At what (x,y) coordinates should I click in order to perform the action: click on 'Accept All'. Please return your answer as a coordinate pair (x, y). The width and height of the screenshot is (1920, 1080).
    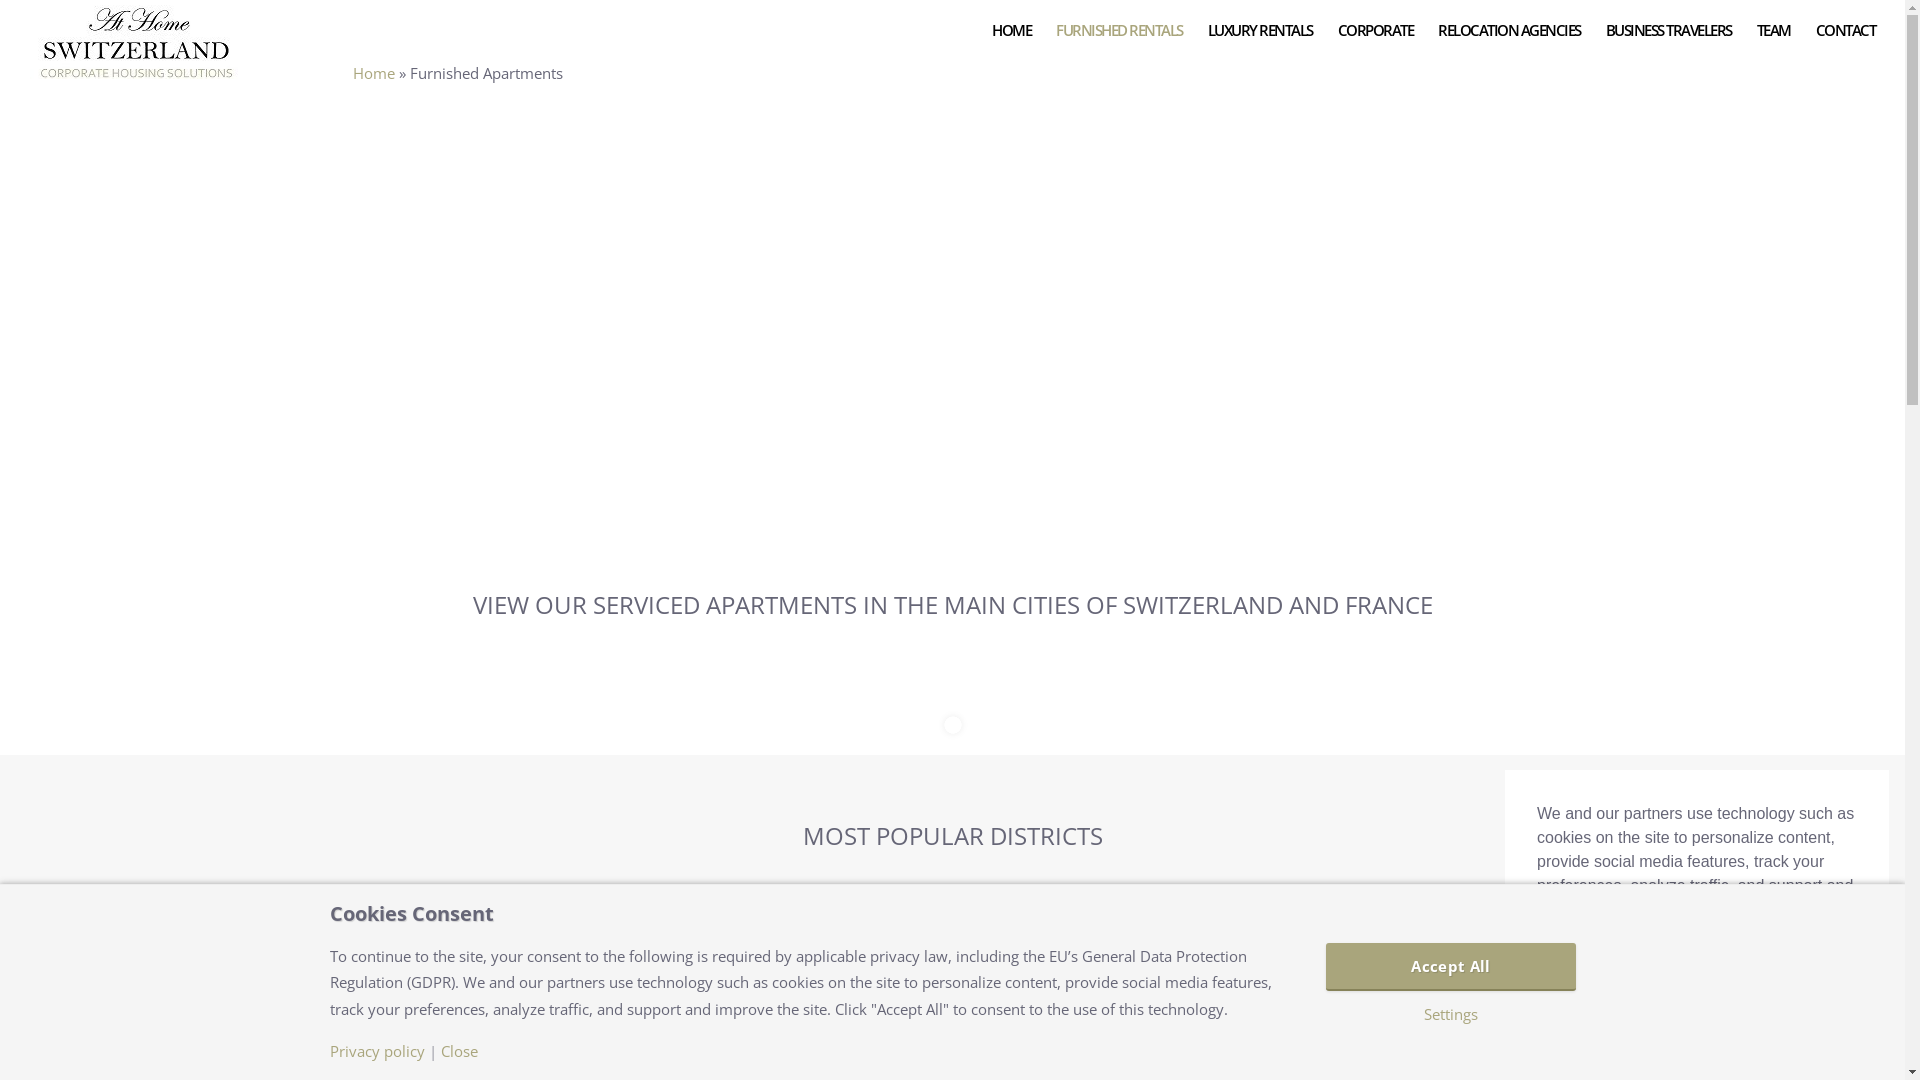
    Looking at the image, I should click on (1325, 966).